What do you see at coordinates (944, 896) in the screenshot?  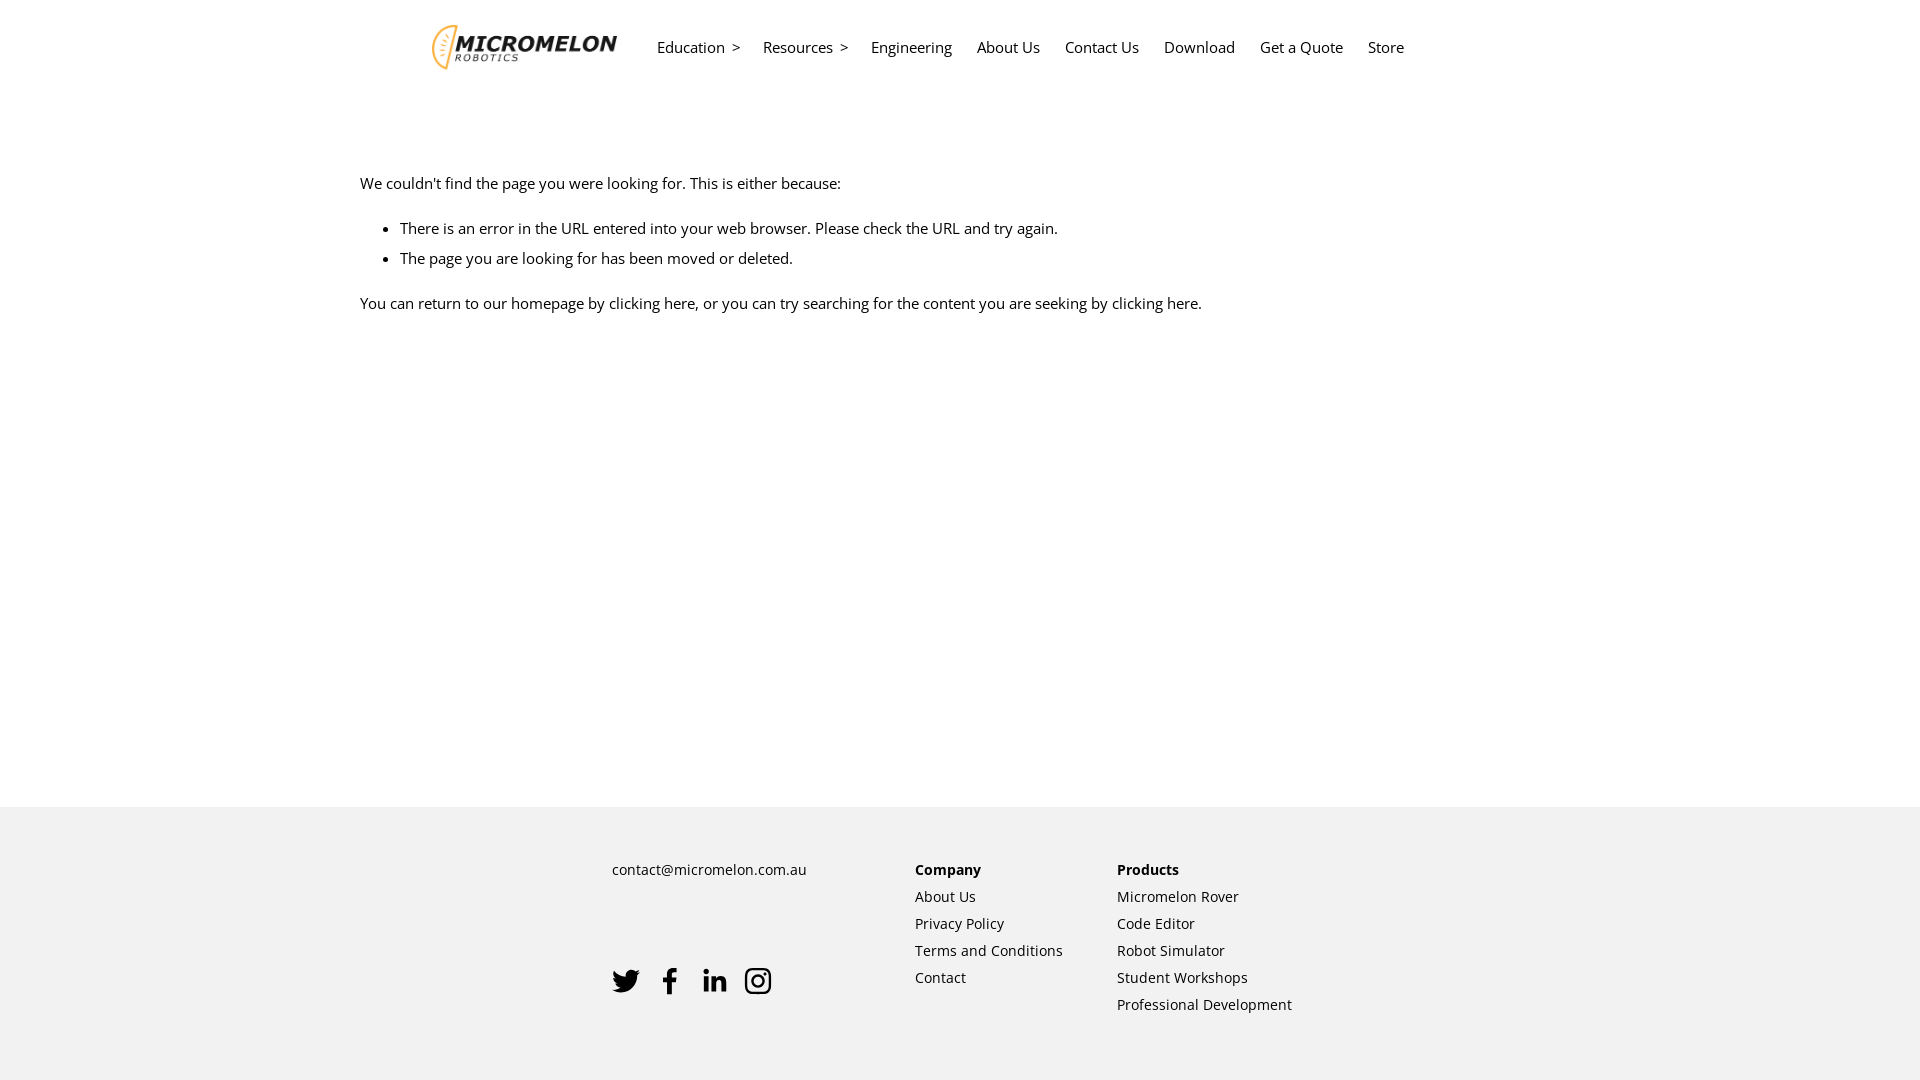 I see `'About Us'` at bounding box center [944, 896].